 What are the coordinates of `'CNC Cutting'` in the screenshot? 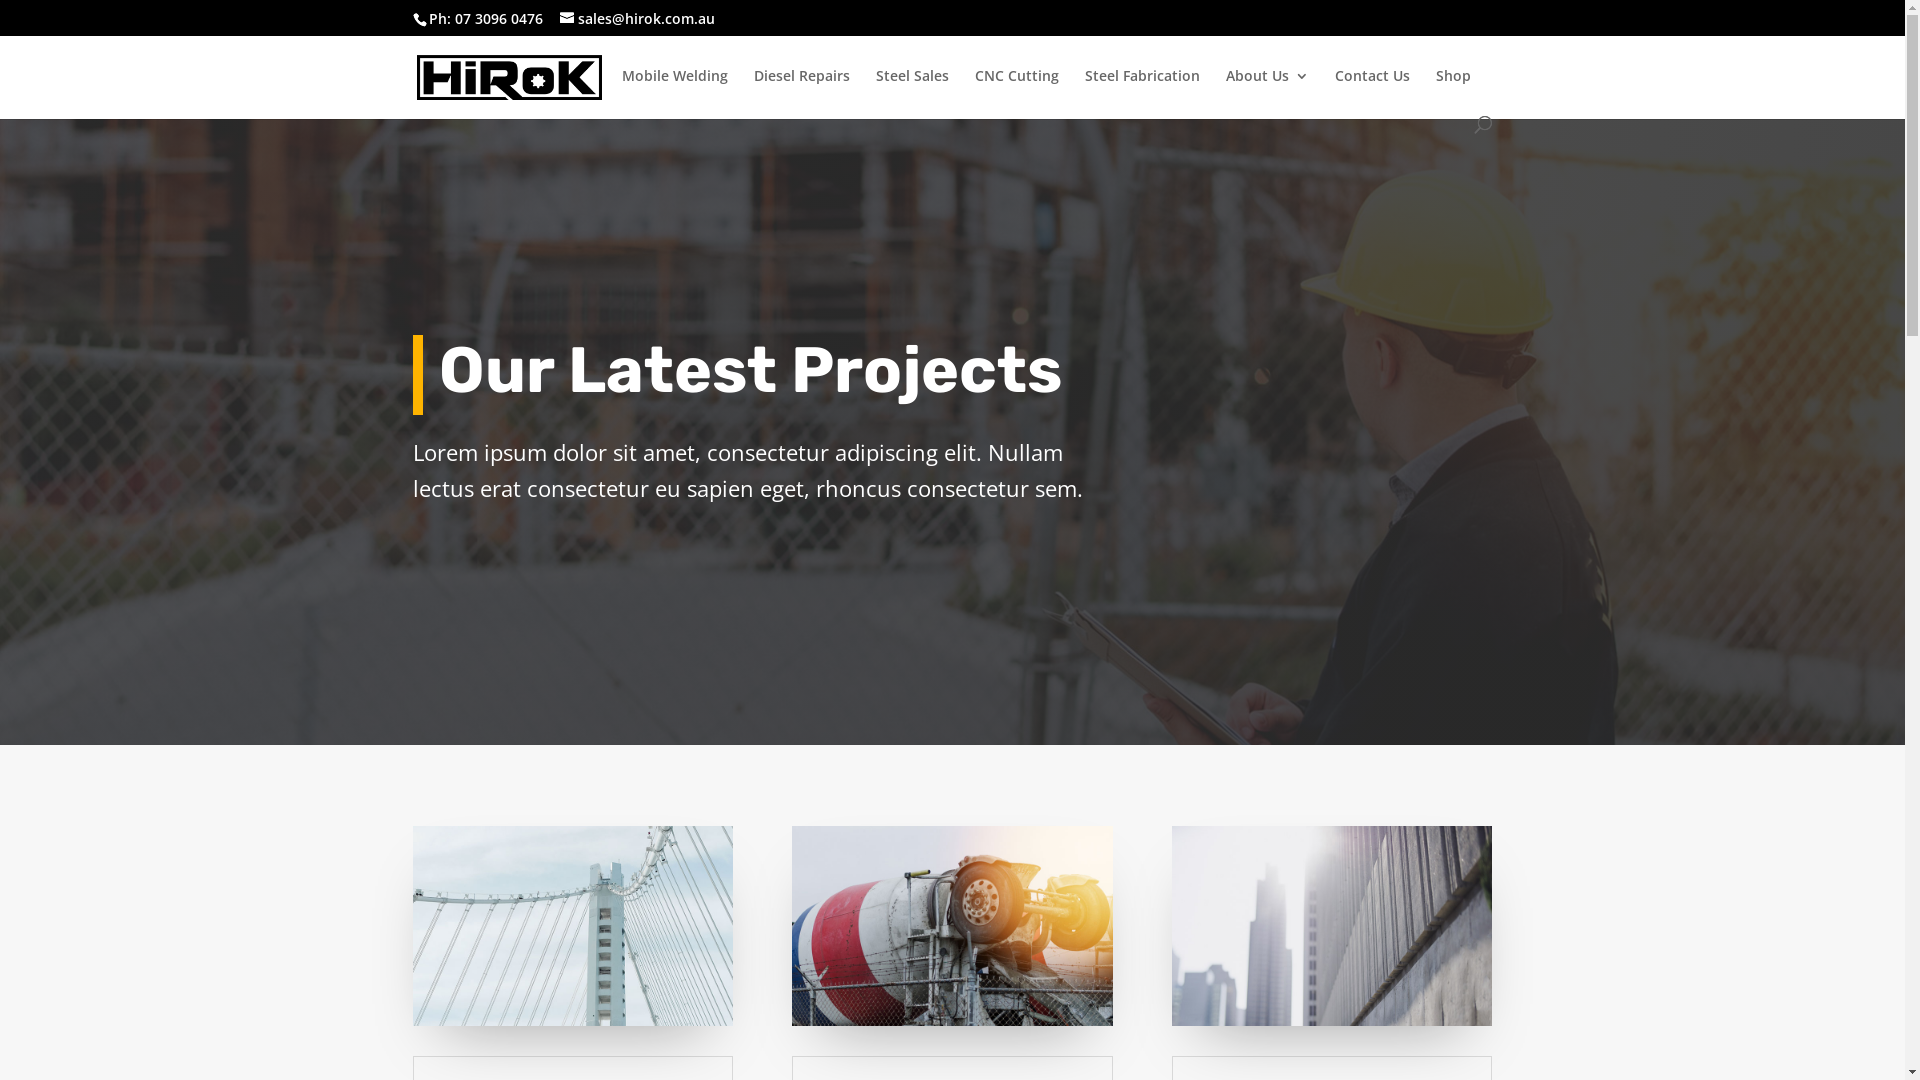 It's located at (1016, 92).